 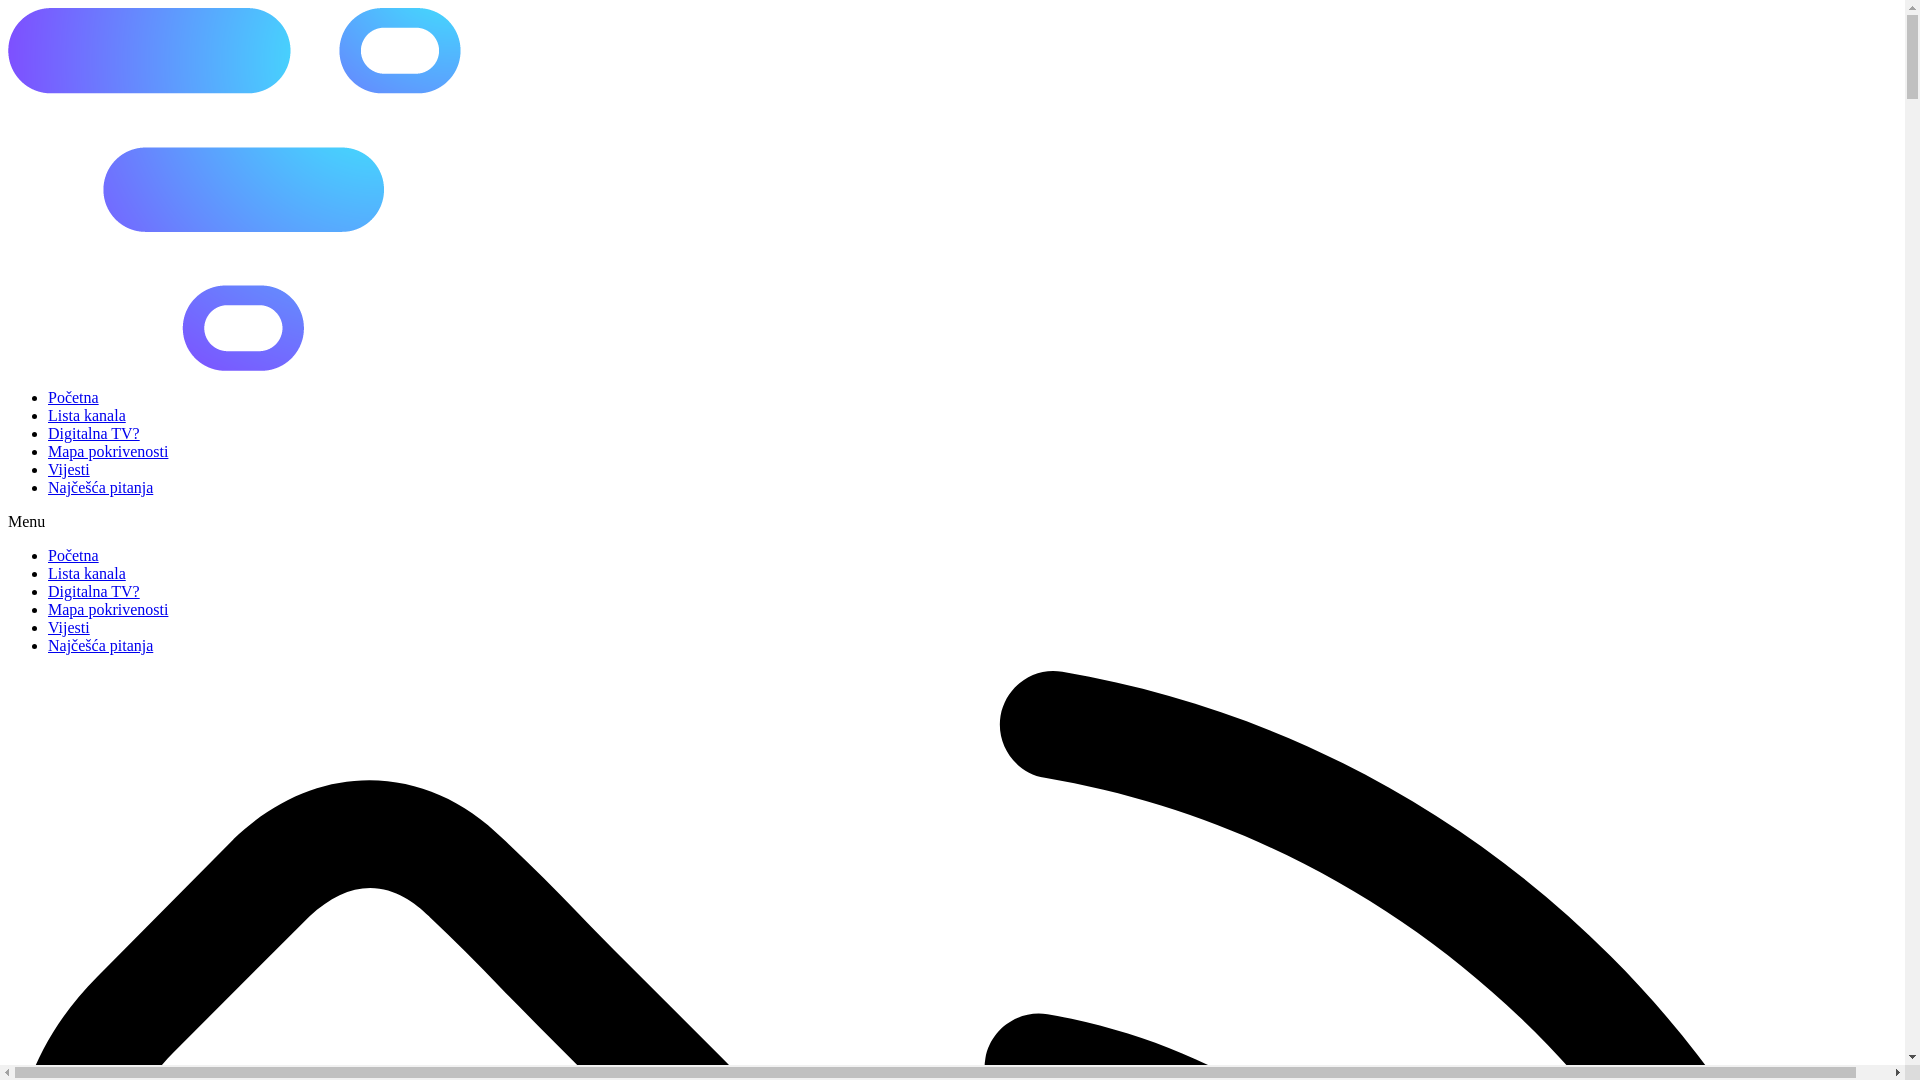 What do you see at coordinates (68, 469) in the screenshot?
I see `'Vijesti'` at bounding box center [68, 469].